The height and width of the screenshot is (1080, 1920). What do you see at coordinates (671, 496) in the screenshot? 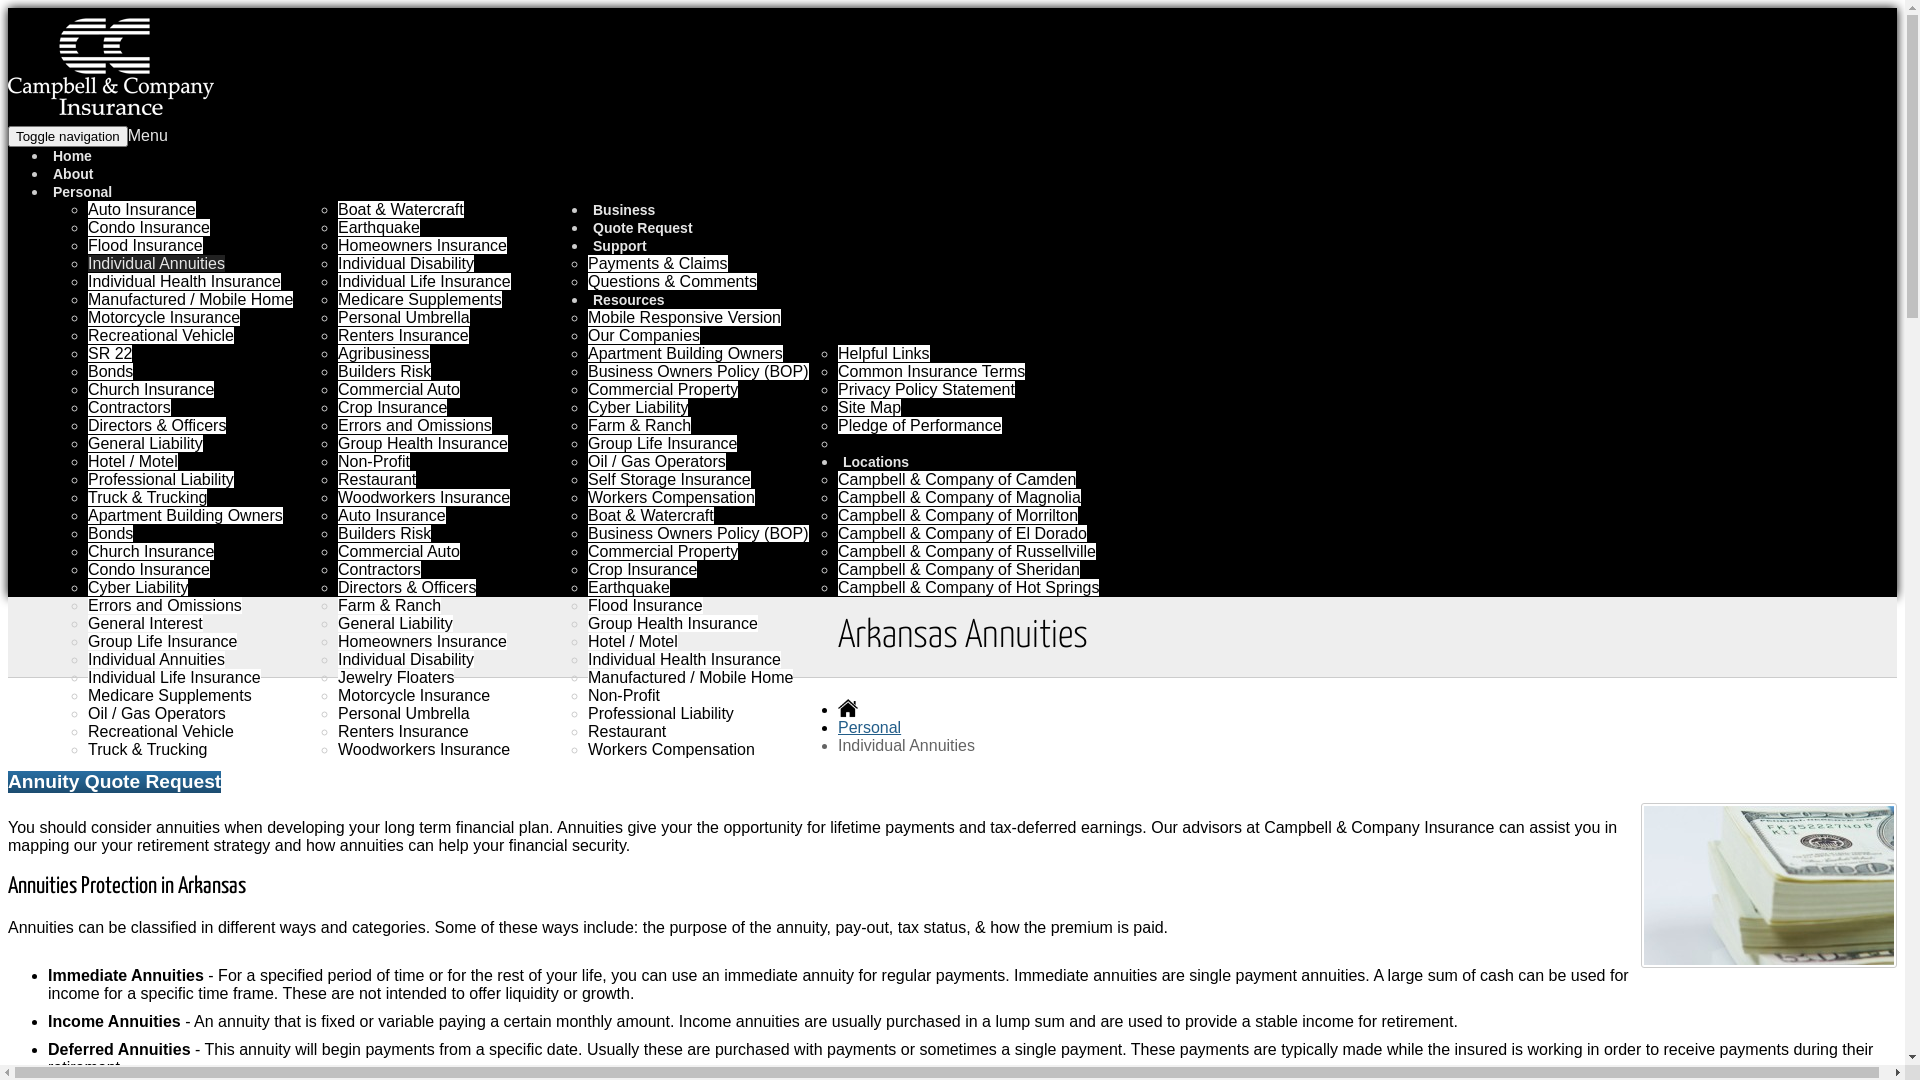
I see `'Workers Compensation'` at bounding box center [671, 496].